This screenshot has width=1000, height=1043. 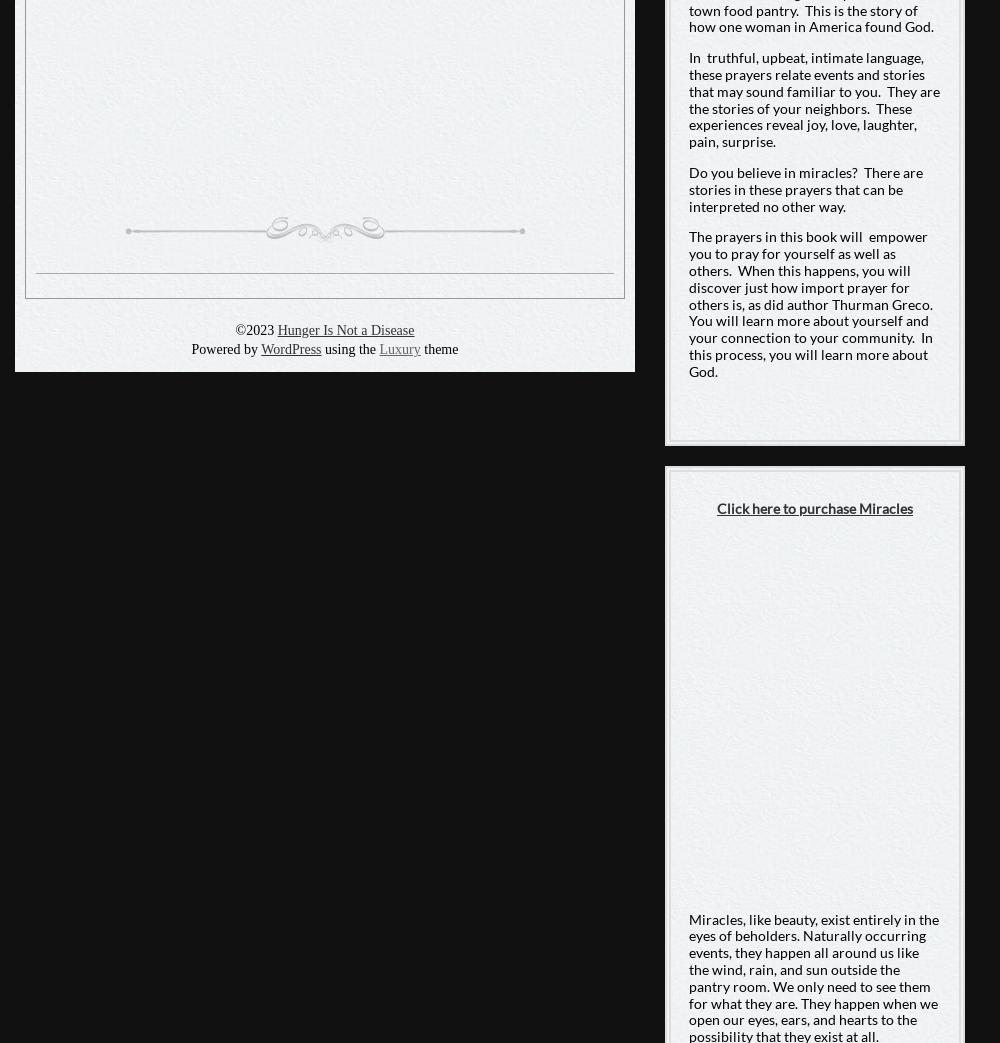 What do you see at coordinates (812, 99) in the screenshot?
I see `'In  truthful, upbeat, intimate language, these prayers relate events and stories that may sound familiar to you.  They are the stories of your neighbors.  These experiences reveal joy, love, laughter, pain, surprise.'` at bounding box center [812, 99].